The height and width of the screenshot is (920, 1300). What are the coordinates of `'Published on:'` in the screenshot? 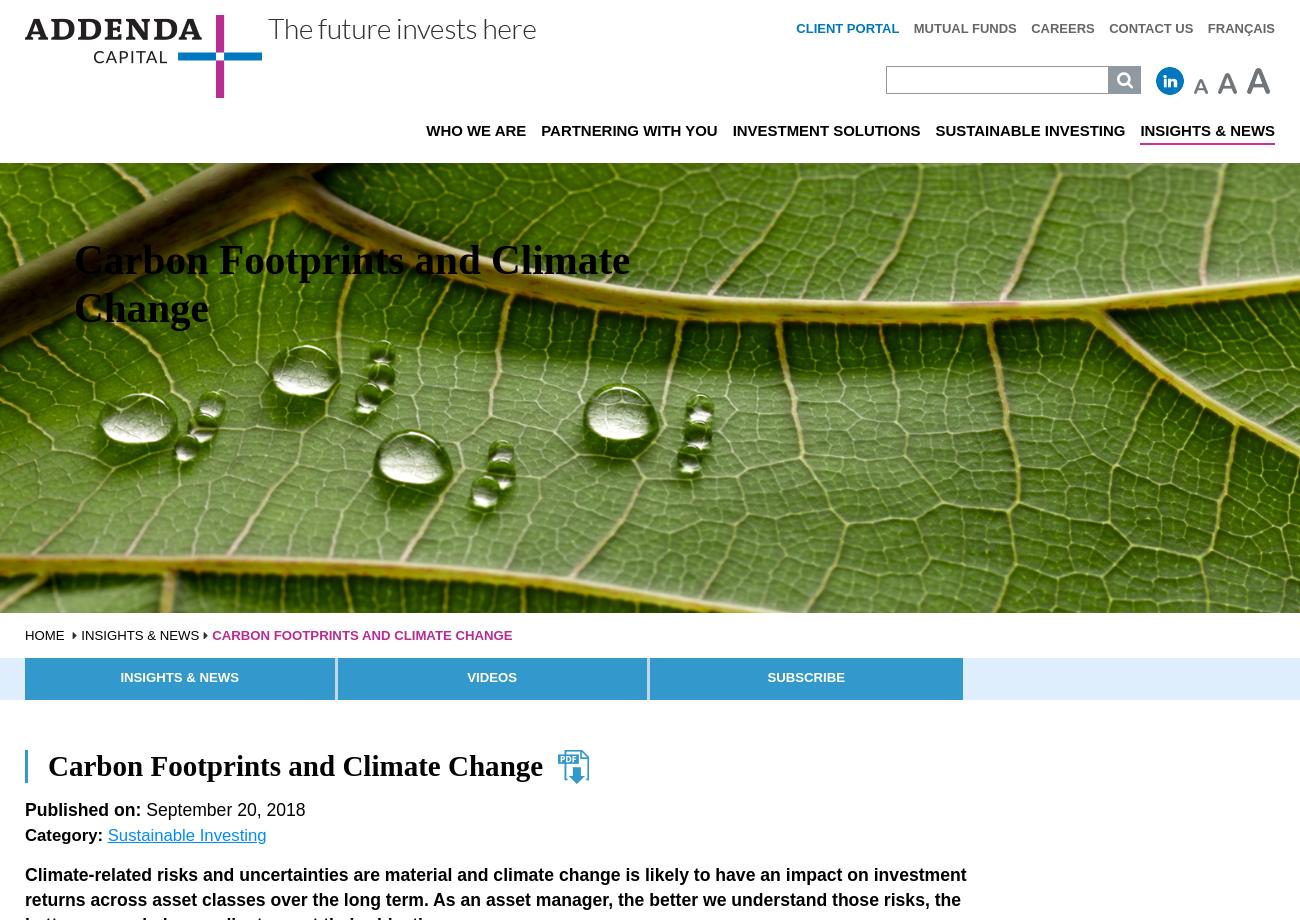 It's located at (82, 808).